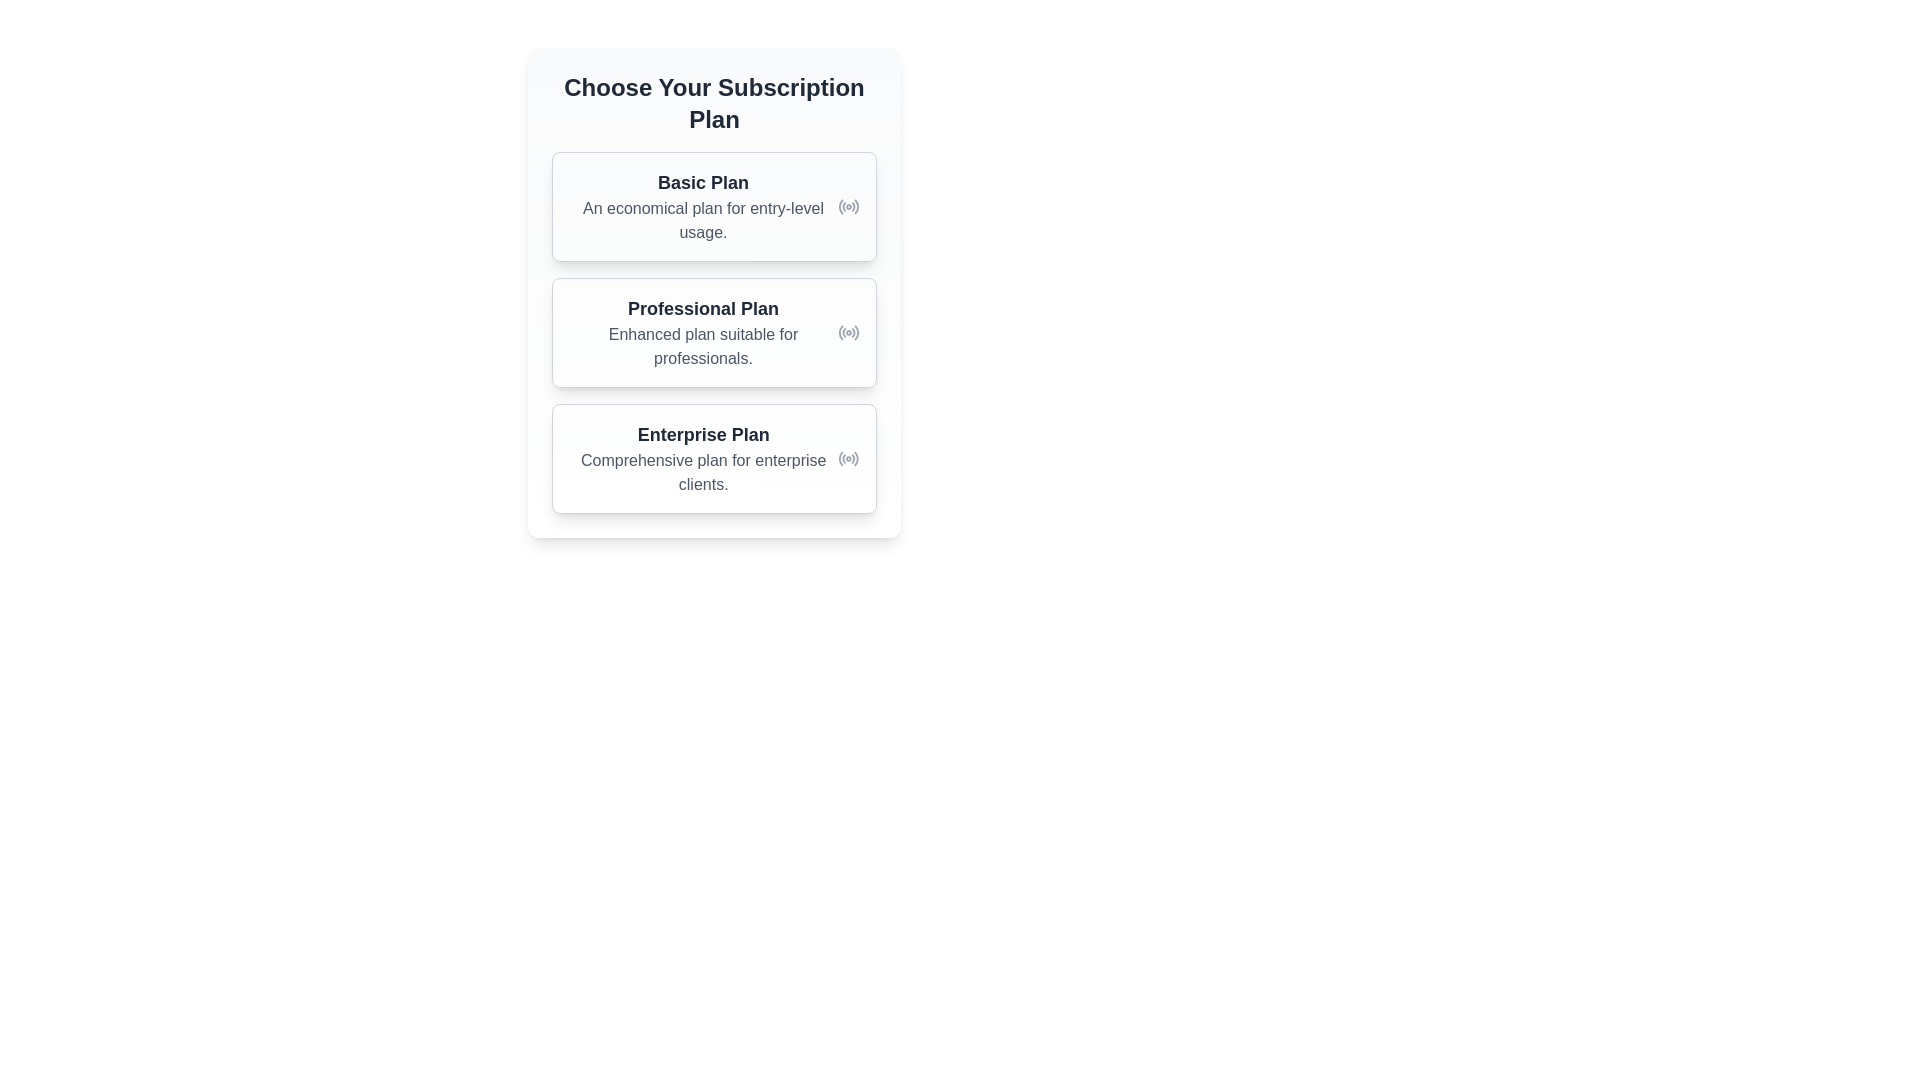  What do you see at coordinates (714, 331) in the screenshot?
I see `to select the second subscription plan option in the vertically stacked list of subscription plans, which is represented by a selectable card with descriptive text and an icon` at bounding box center [714, 331].